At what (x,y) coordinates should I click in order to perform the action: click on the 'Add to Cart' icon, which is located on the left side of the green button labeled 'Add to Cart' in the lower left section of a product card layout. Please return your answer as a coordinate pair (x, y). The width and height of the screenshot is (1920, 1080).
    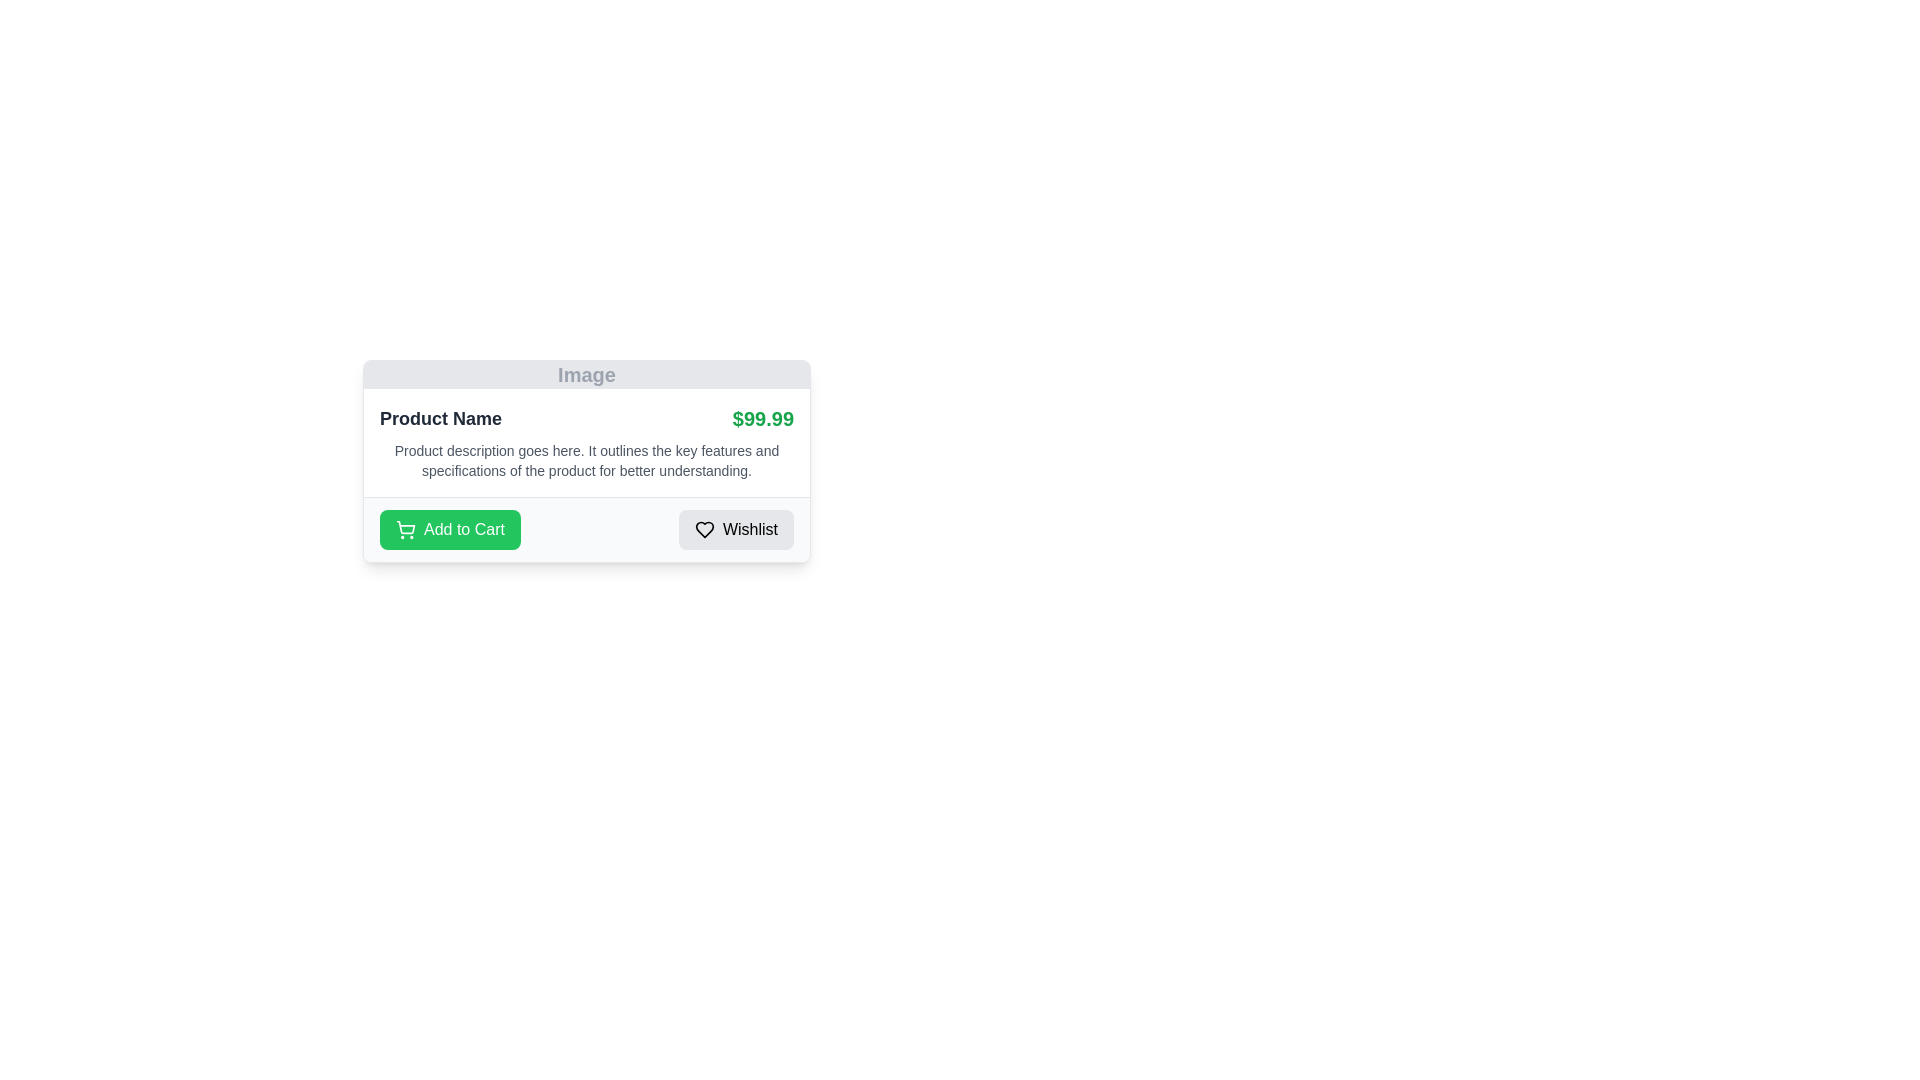
    Looking at the image, I should click on (405, 528).